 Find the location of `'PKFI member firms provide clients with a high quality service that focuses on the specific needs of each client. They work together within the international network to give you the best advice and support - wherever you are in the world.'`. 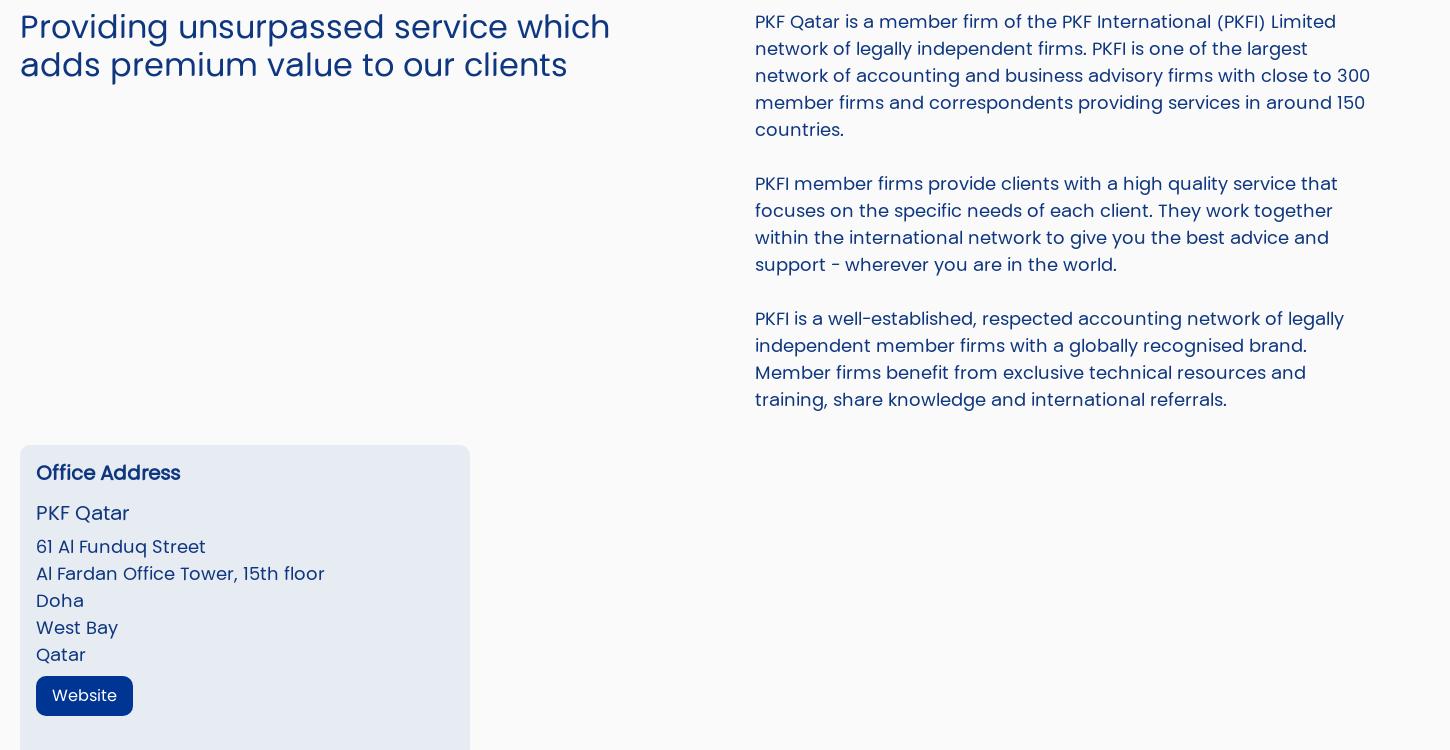

'PKFI member firms provide clients with a high quality service that focuses on the specific needs of each client. They work together within the international network to give you the best advice and support - wherever you are in the world.' is located at coordinates (1046, 221).